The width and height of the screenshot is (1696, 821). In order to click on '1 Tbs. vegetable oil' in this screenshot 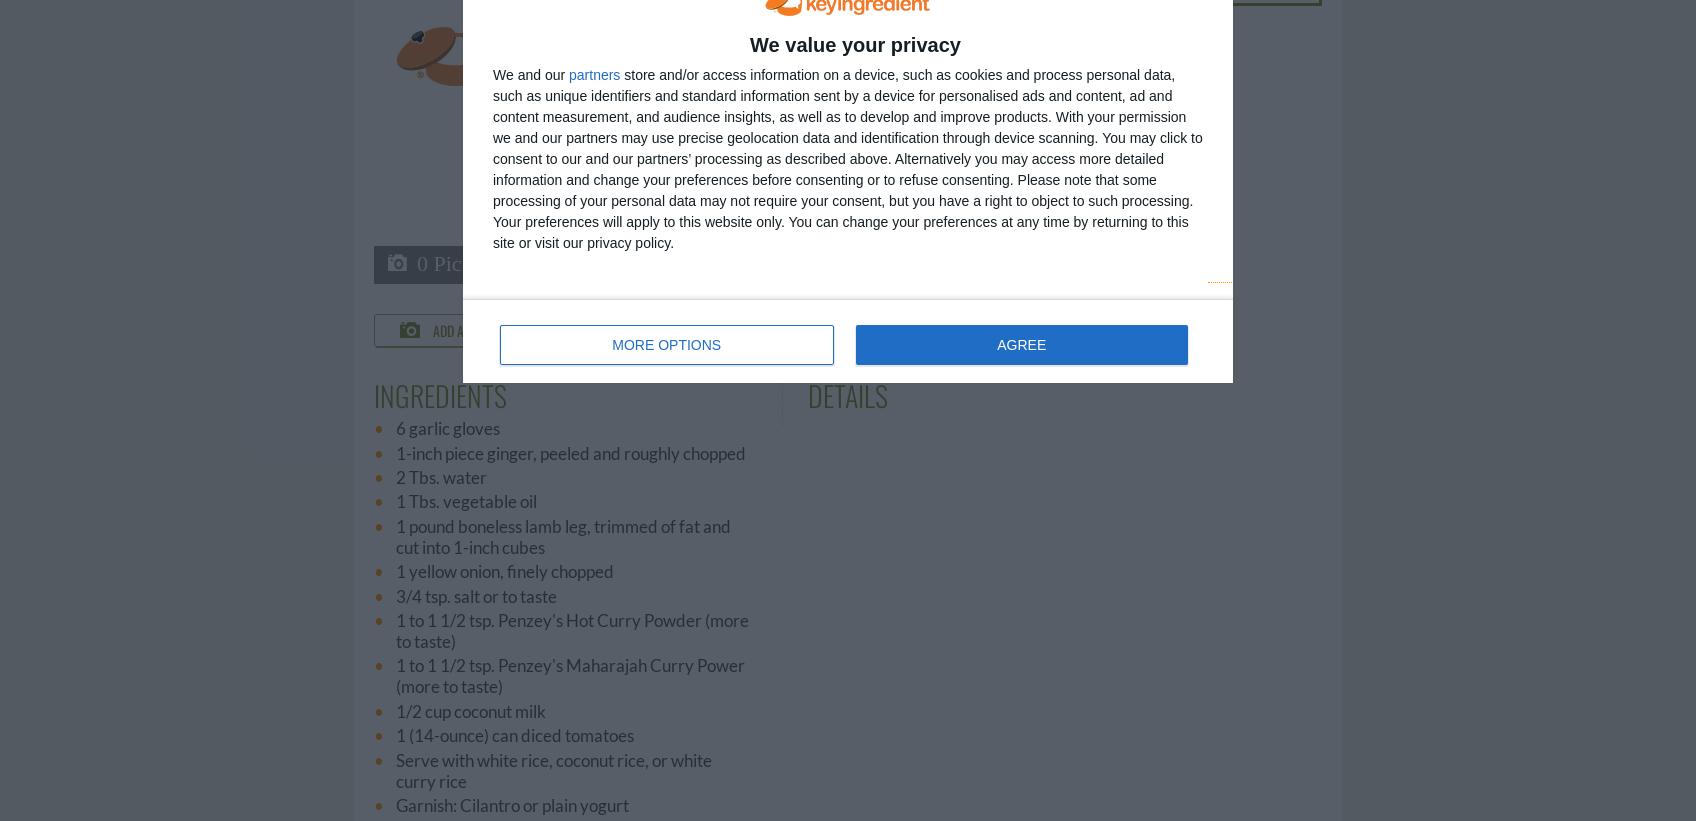, I will do `click(466, 500)`.